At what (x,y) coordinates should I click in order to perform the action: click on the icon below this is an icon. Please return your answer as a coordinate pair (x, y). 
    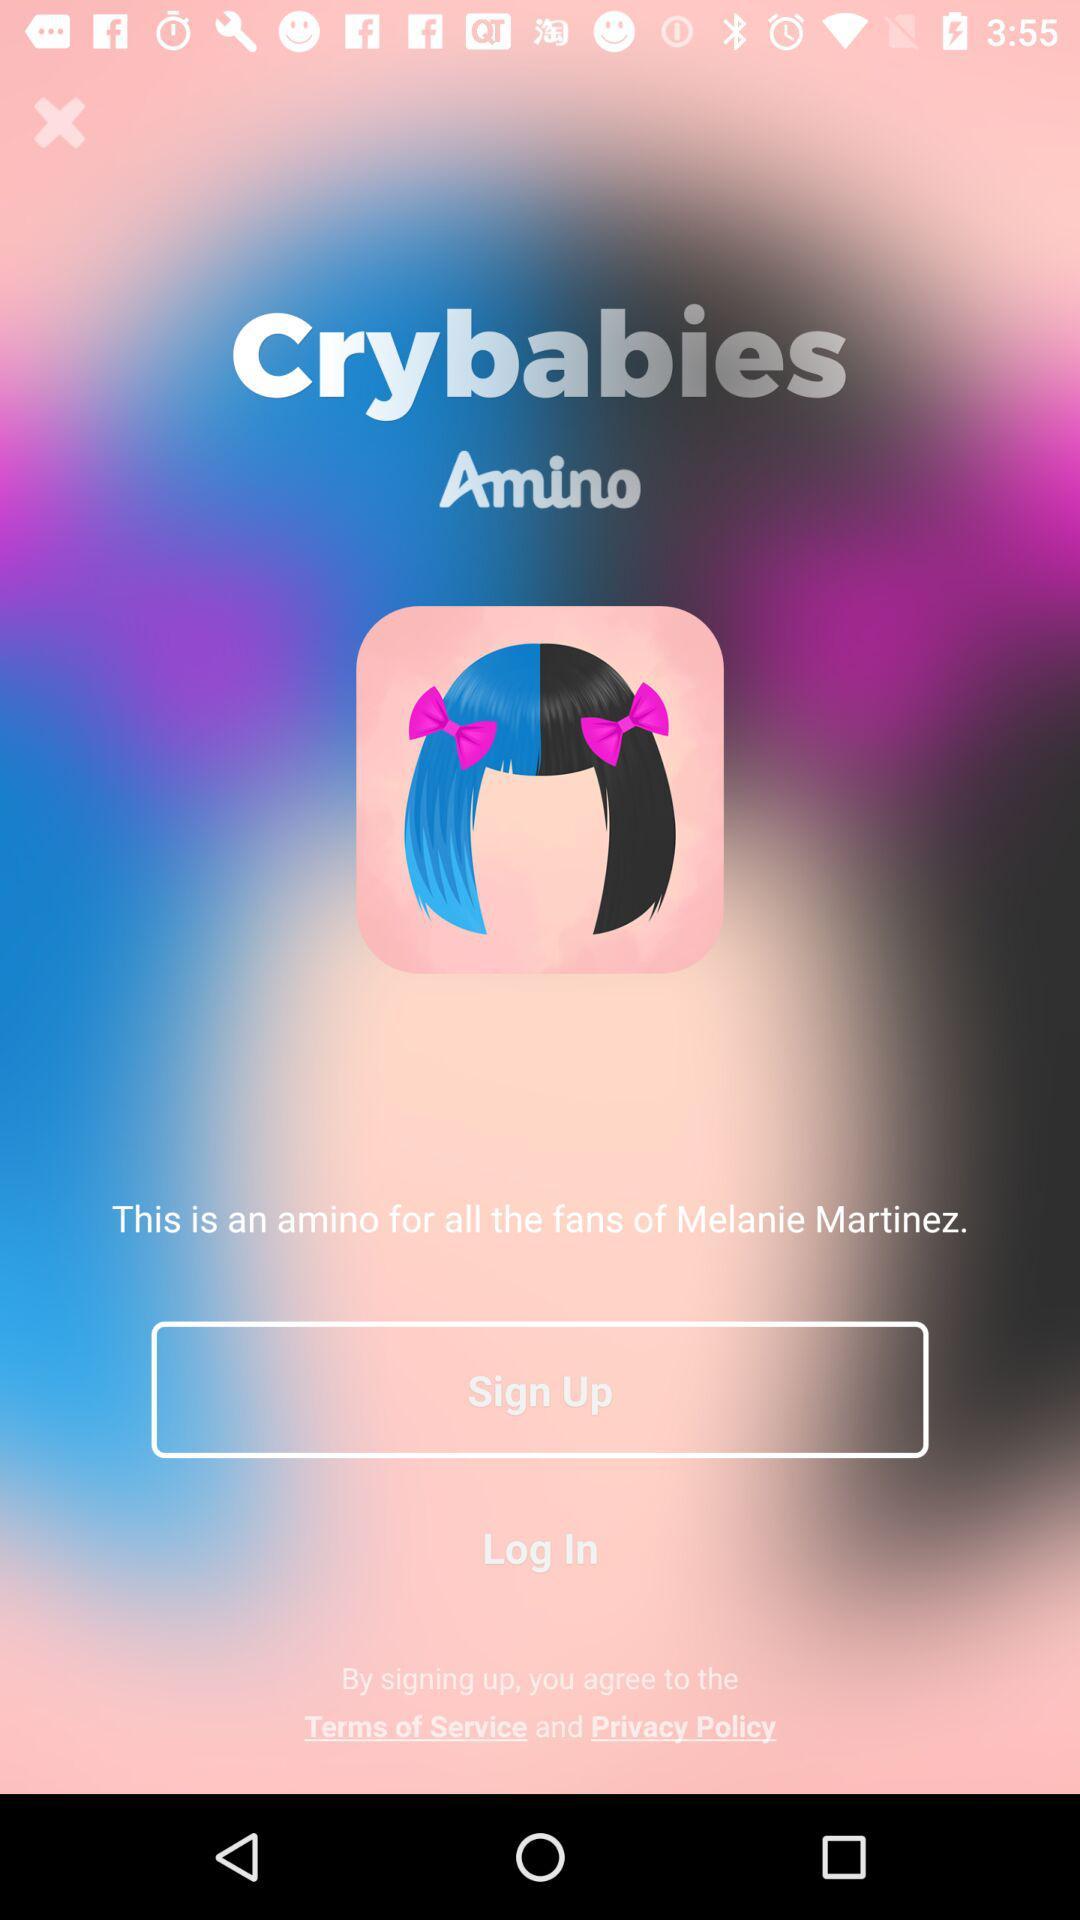
    Looking at the image, I should click on (540, 1388).